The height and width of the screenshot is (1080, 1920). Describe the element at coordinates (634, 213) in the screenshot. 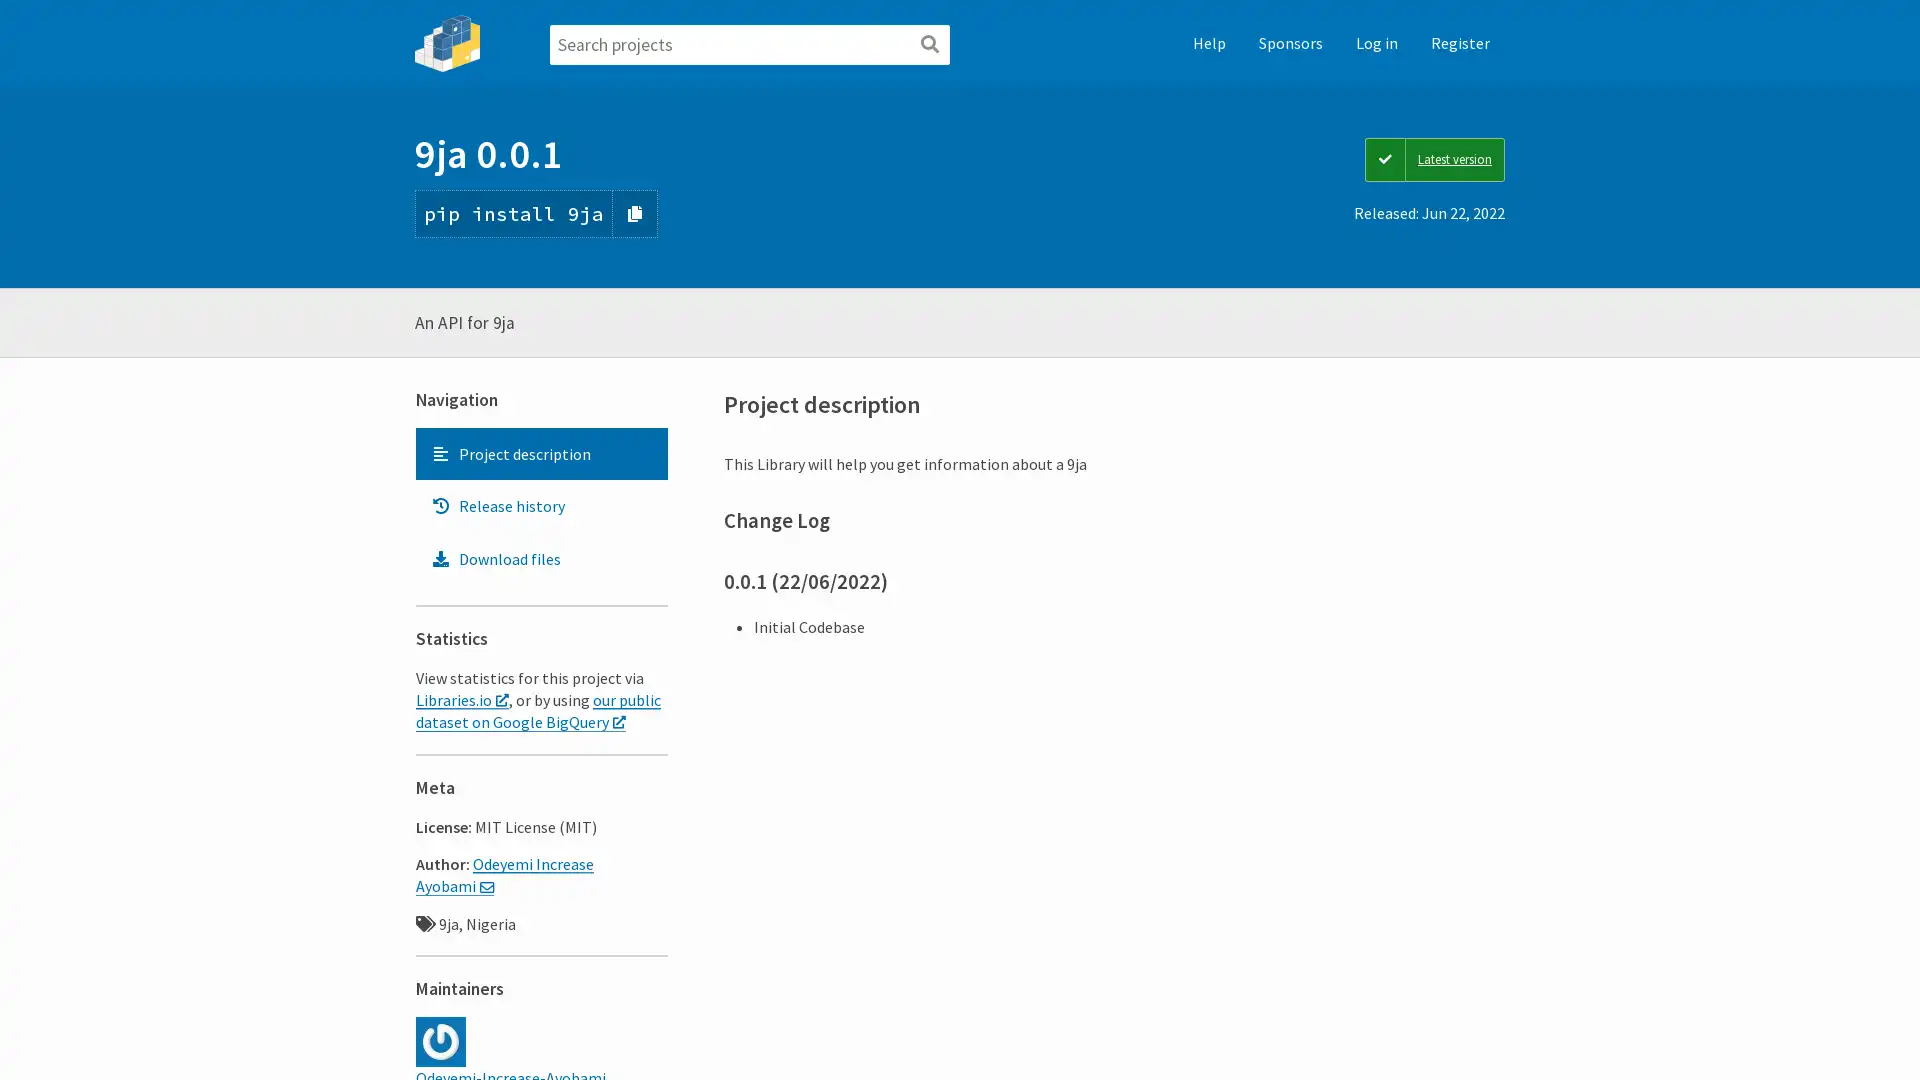

I see `Copy PIP instructions` at that location.